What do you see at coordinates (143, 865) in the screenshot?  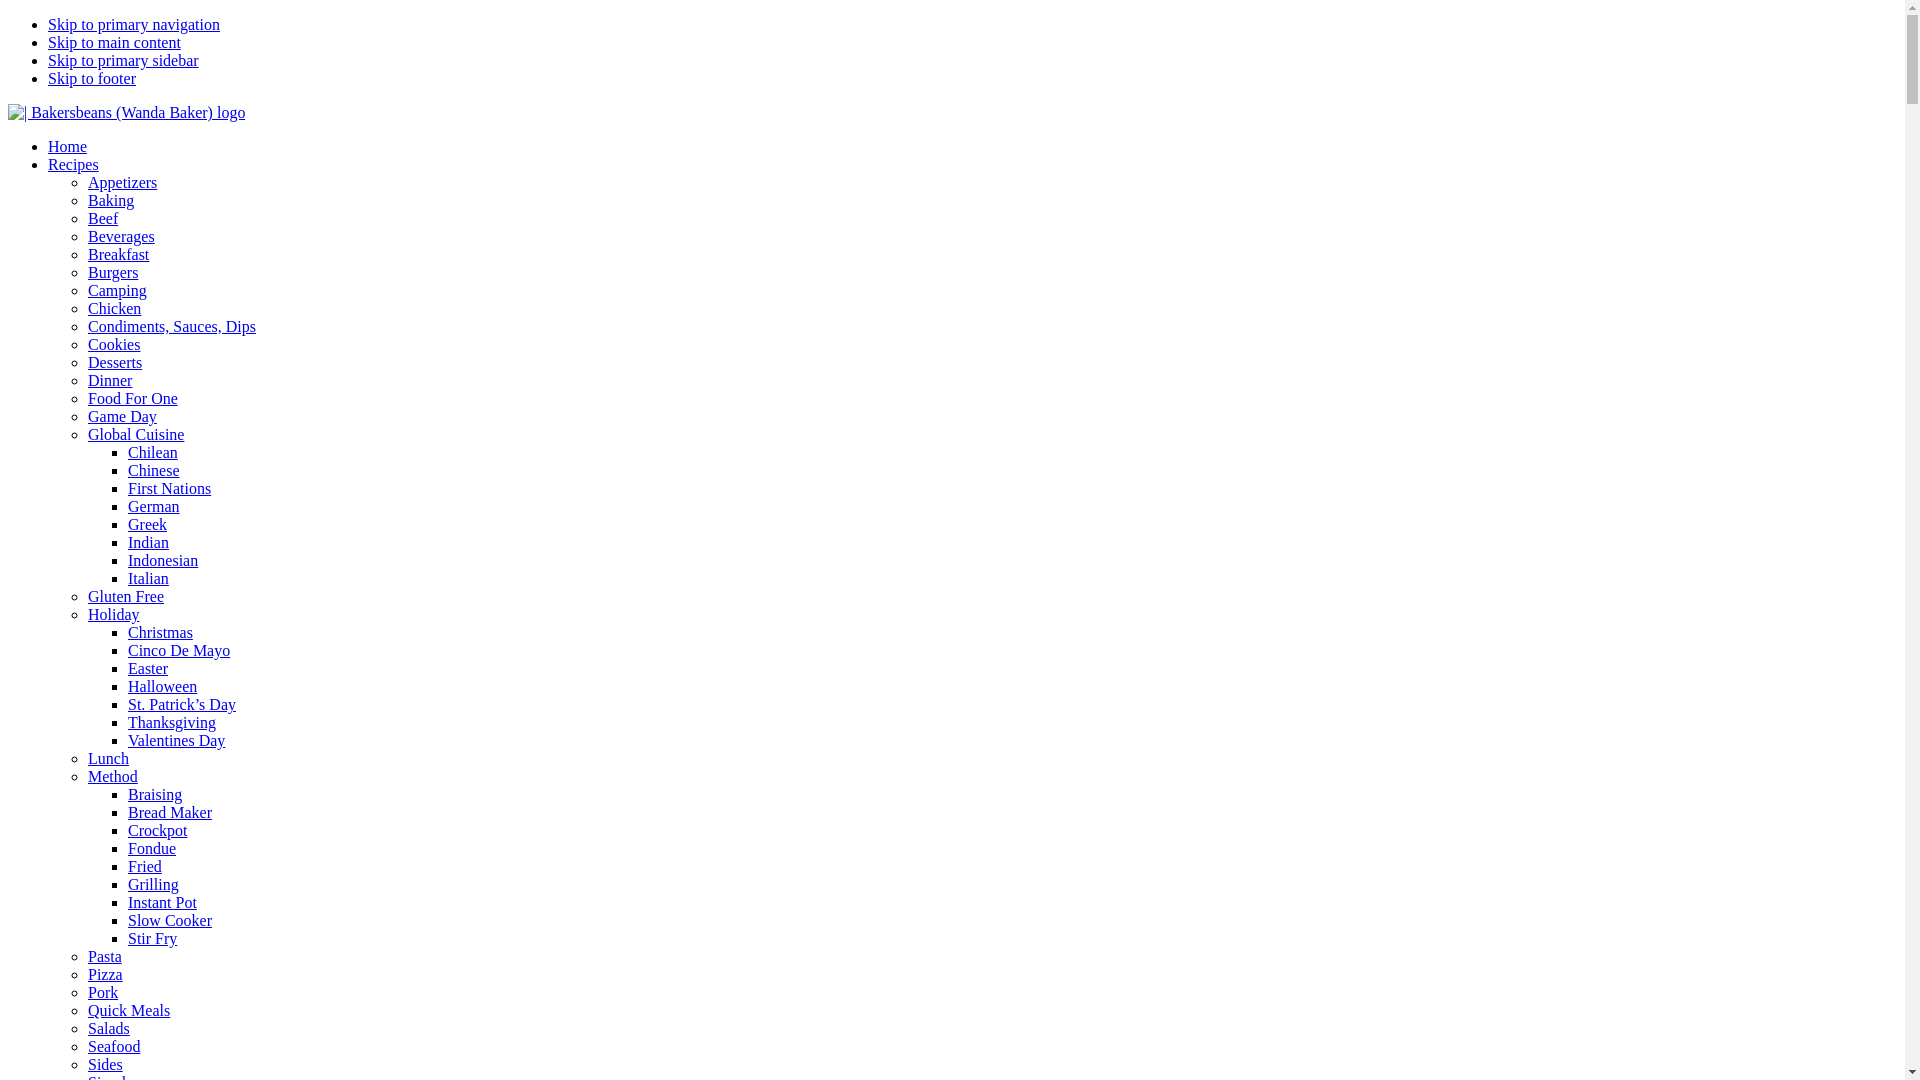 I see `'Fried'` at bounding box center [143, 865].